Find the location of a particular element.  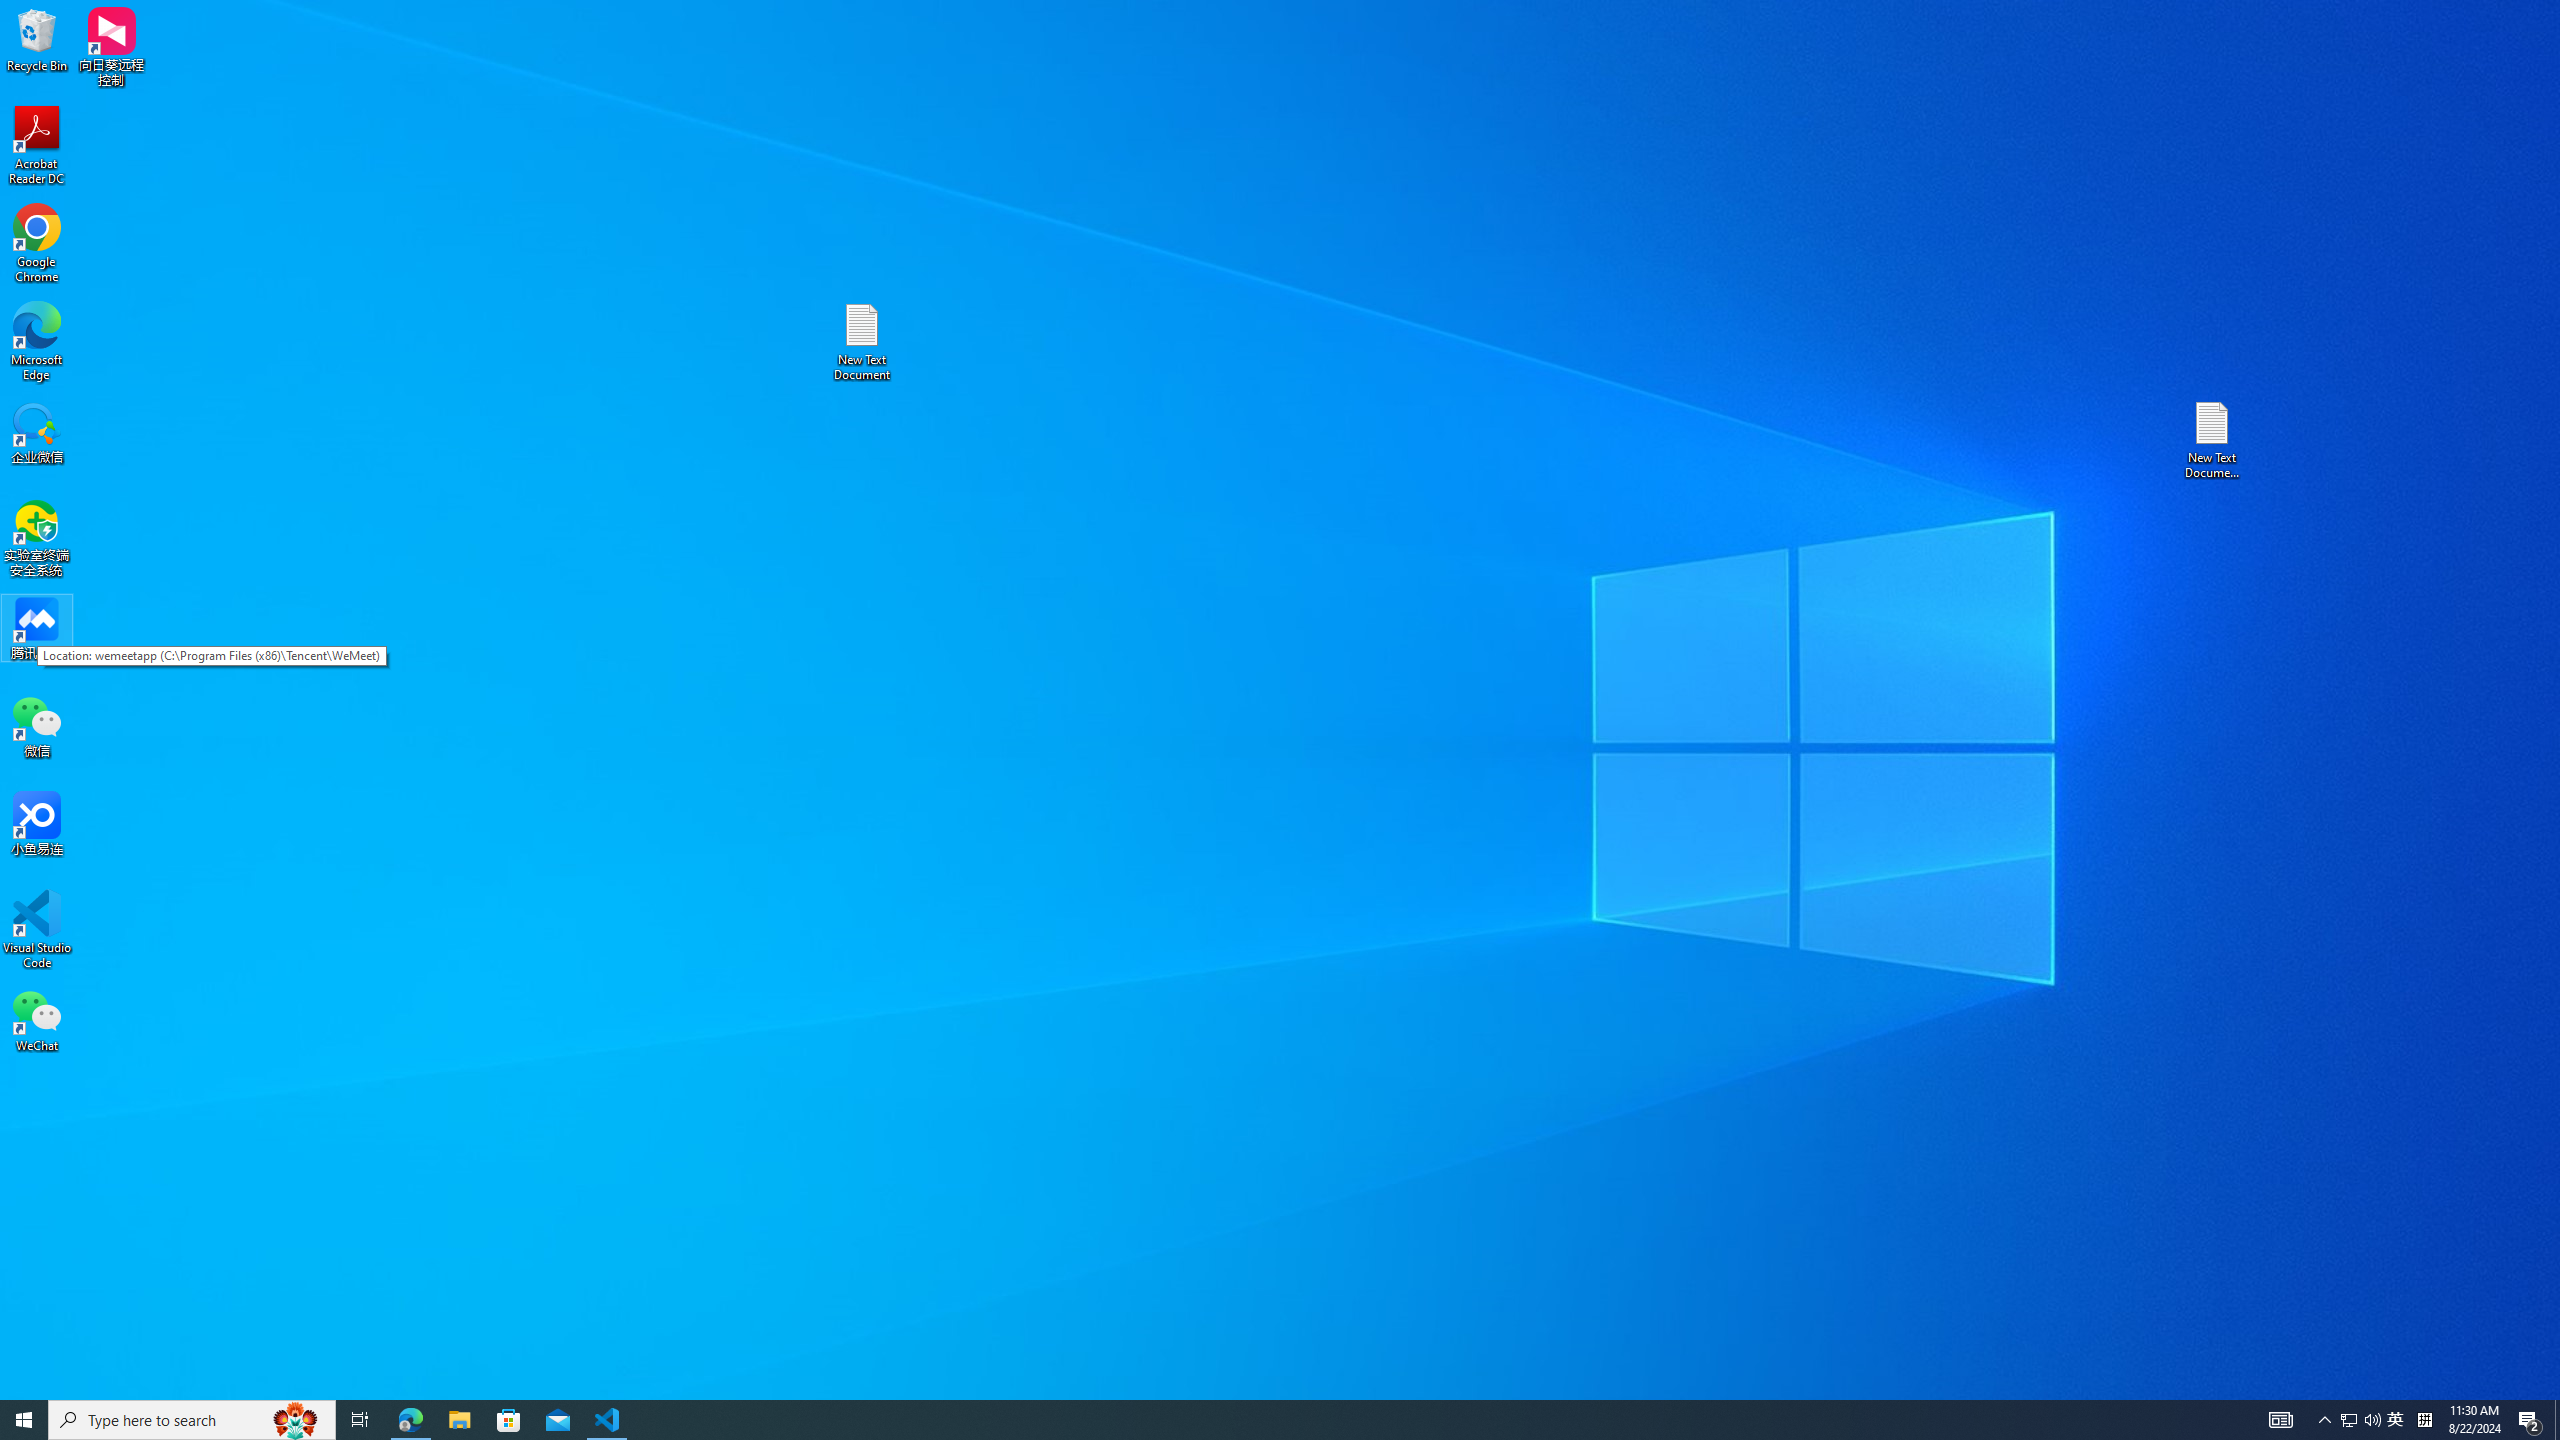

'Acrobat Reader DC' is located at coordinates (36, 145).